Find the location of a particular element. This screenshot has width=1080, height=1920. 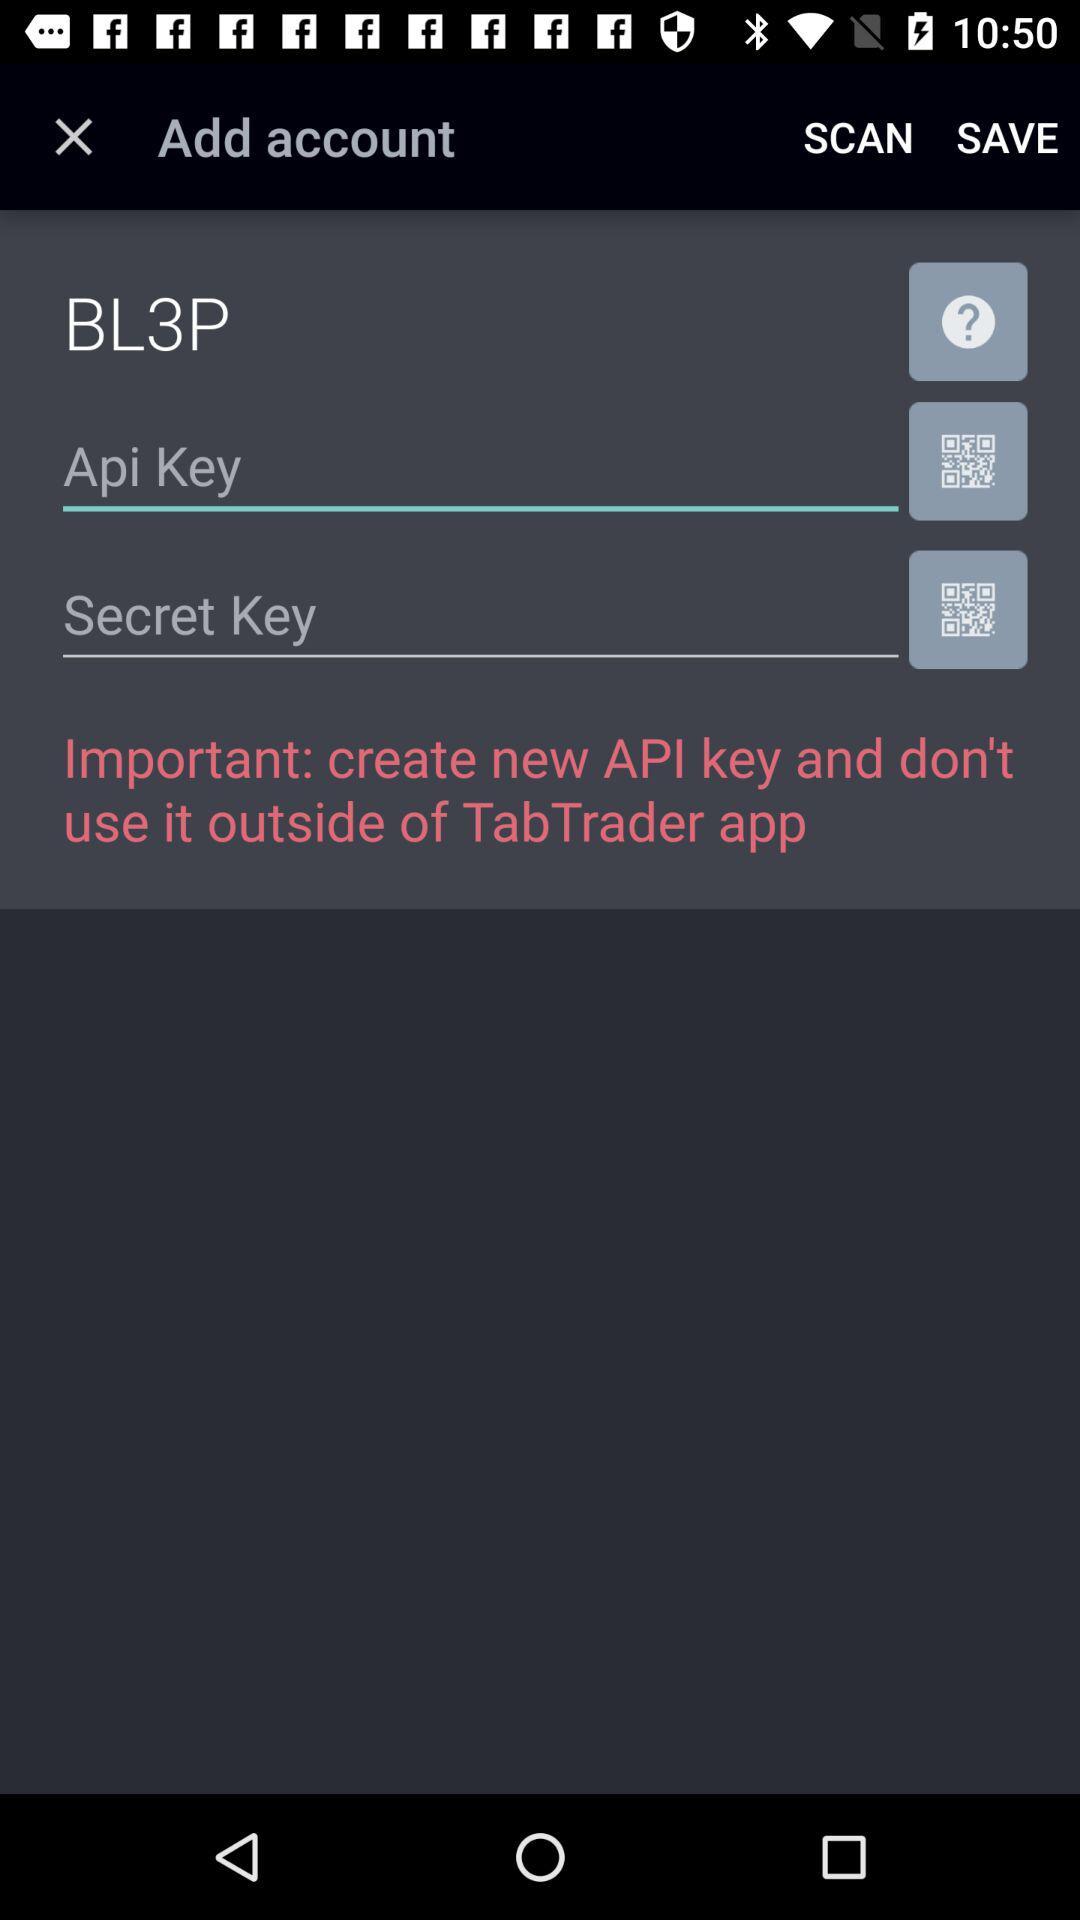

save is located at coordinates (1007, 135).